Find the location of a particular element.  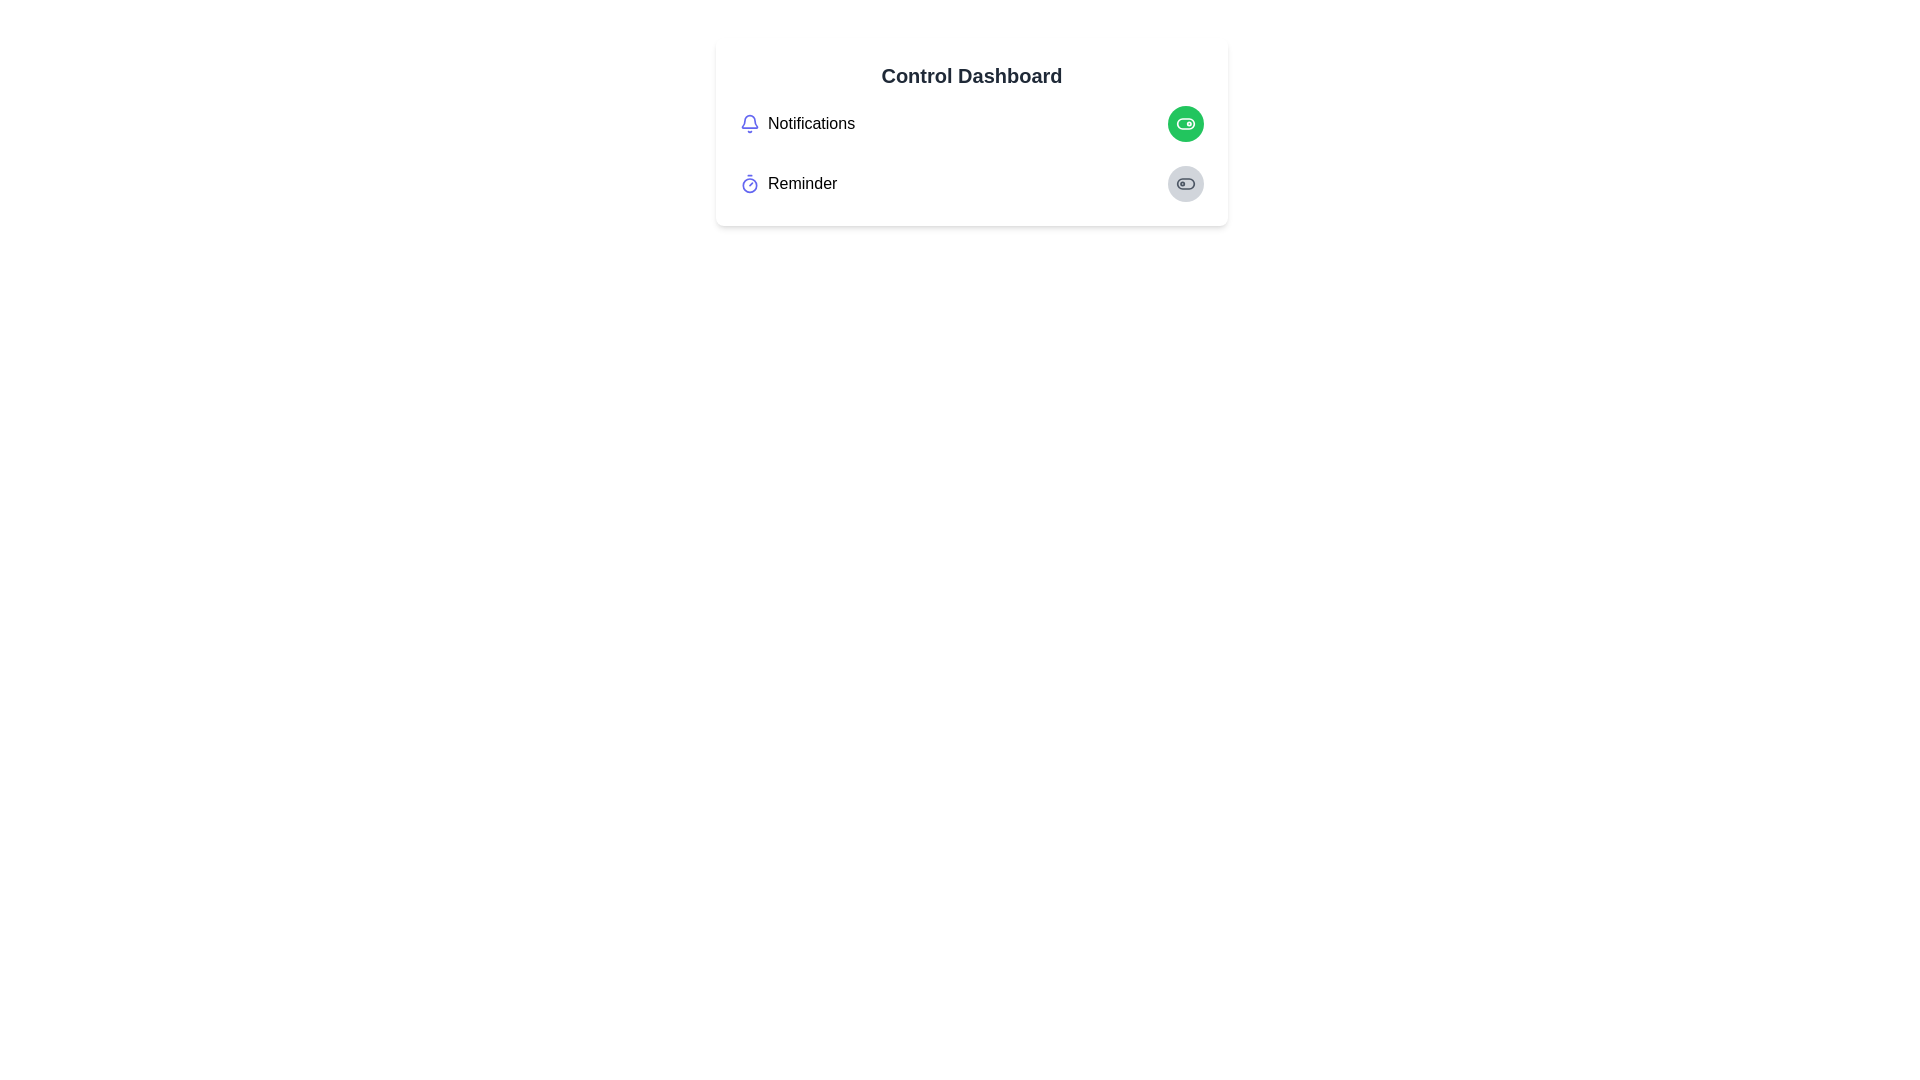

the toggle switch for the 'Reminder' feature in the control dashboard is located at coordinates (1185, 184).